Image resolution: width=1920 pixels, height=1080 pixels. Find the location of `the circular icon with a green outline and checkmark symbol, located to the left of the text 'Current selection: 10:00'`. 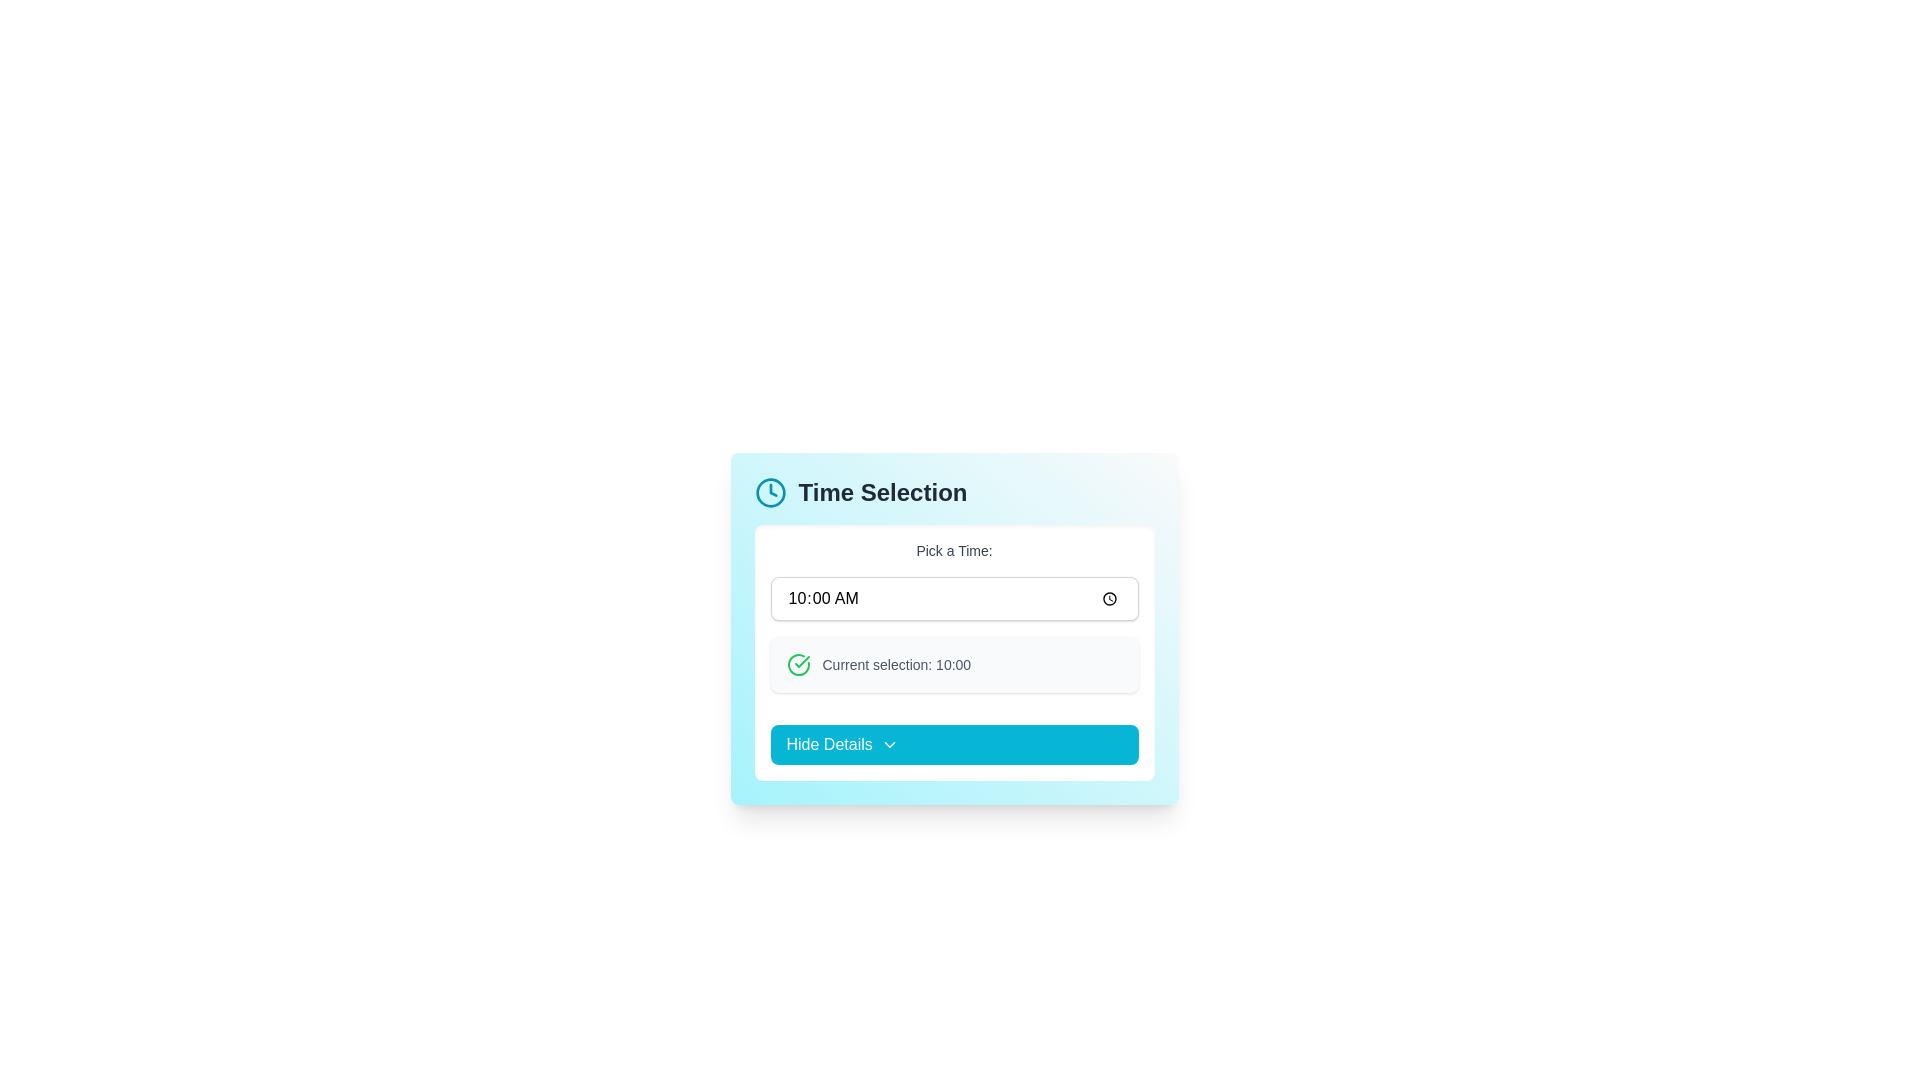

the circular icon with a green outline and checkmark symbol, located to the left of the text 'Current selection: 10:00' is located at coordinates (797, 664).